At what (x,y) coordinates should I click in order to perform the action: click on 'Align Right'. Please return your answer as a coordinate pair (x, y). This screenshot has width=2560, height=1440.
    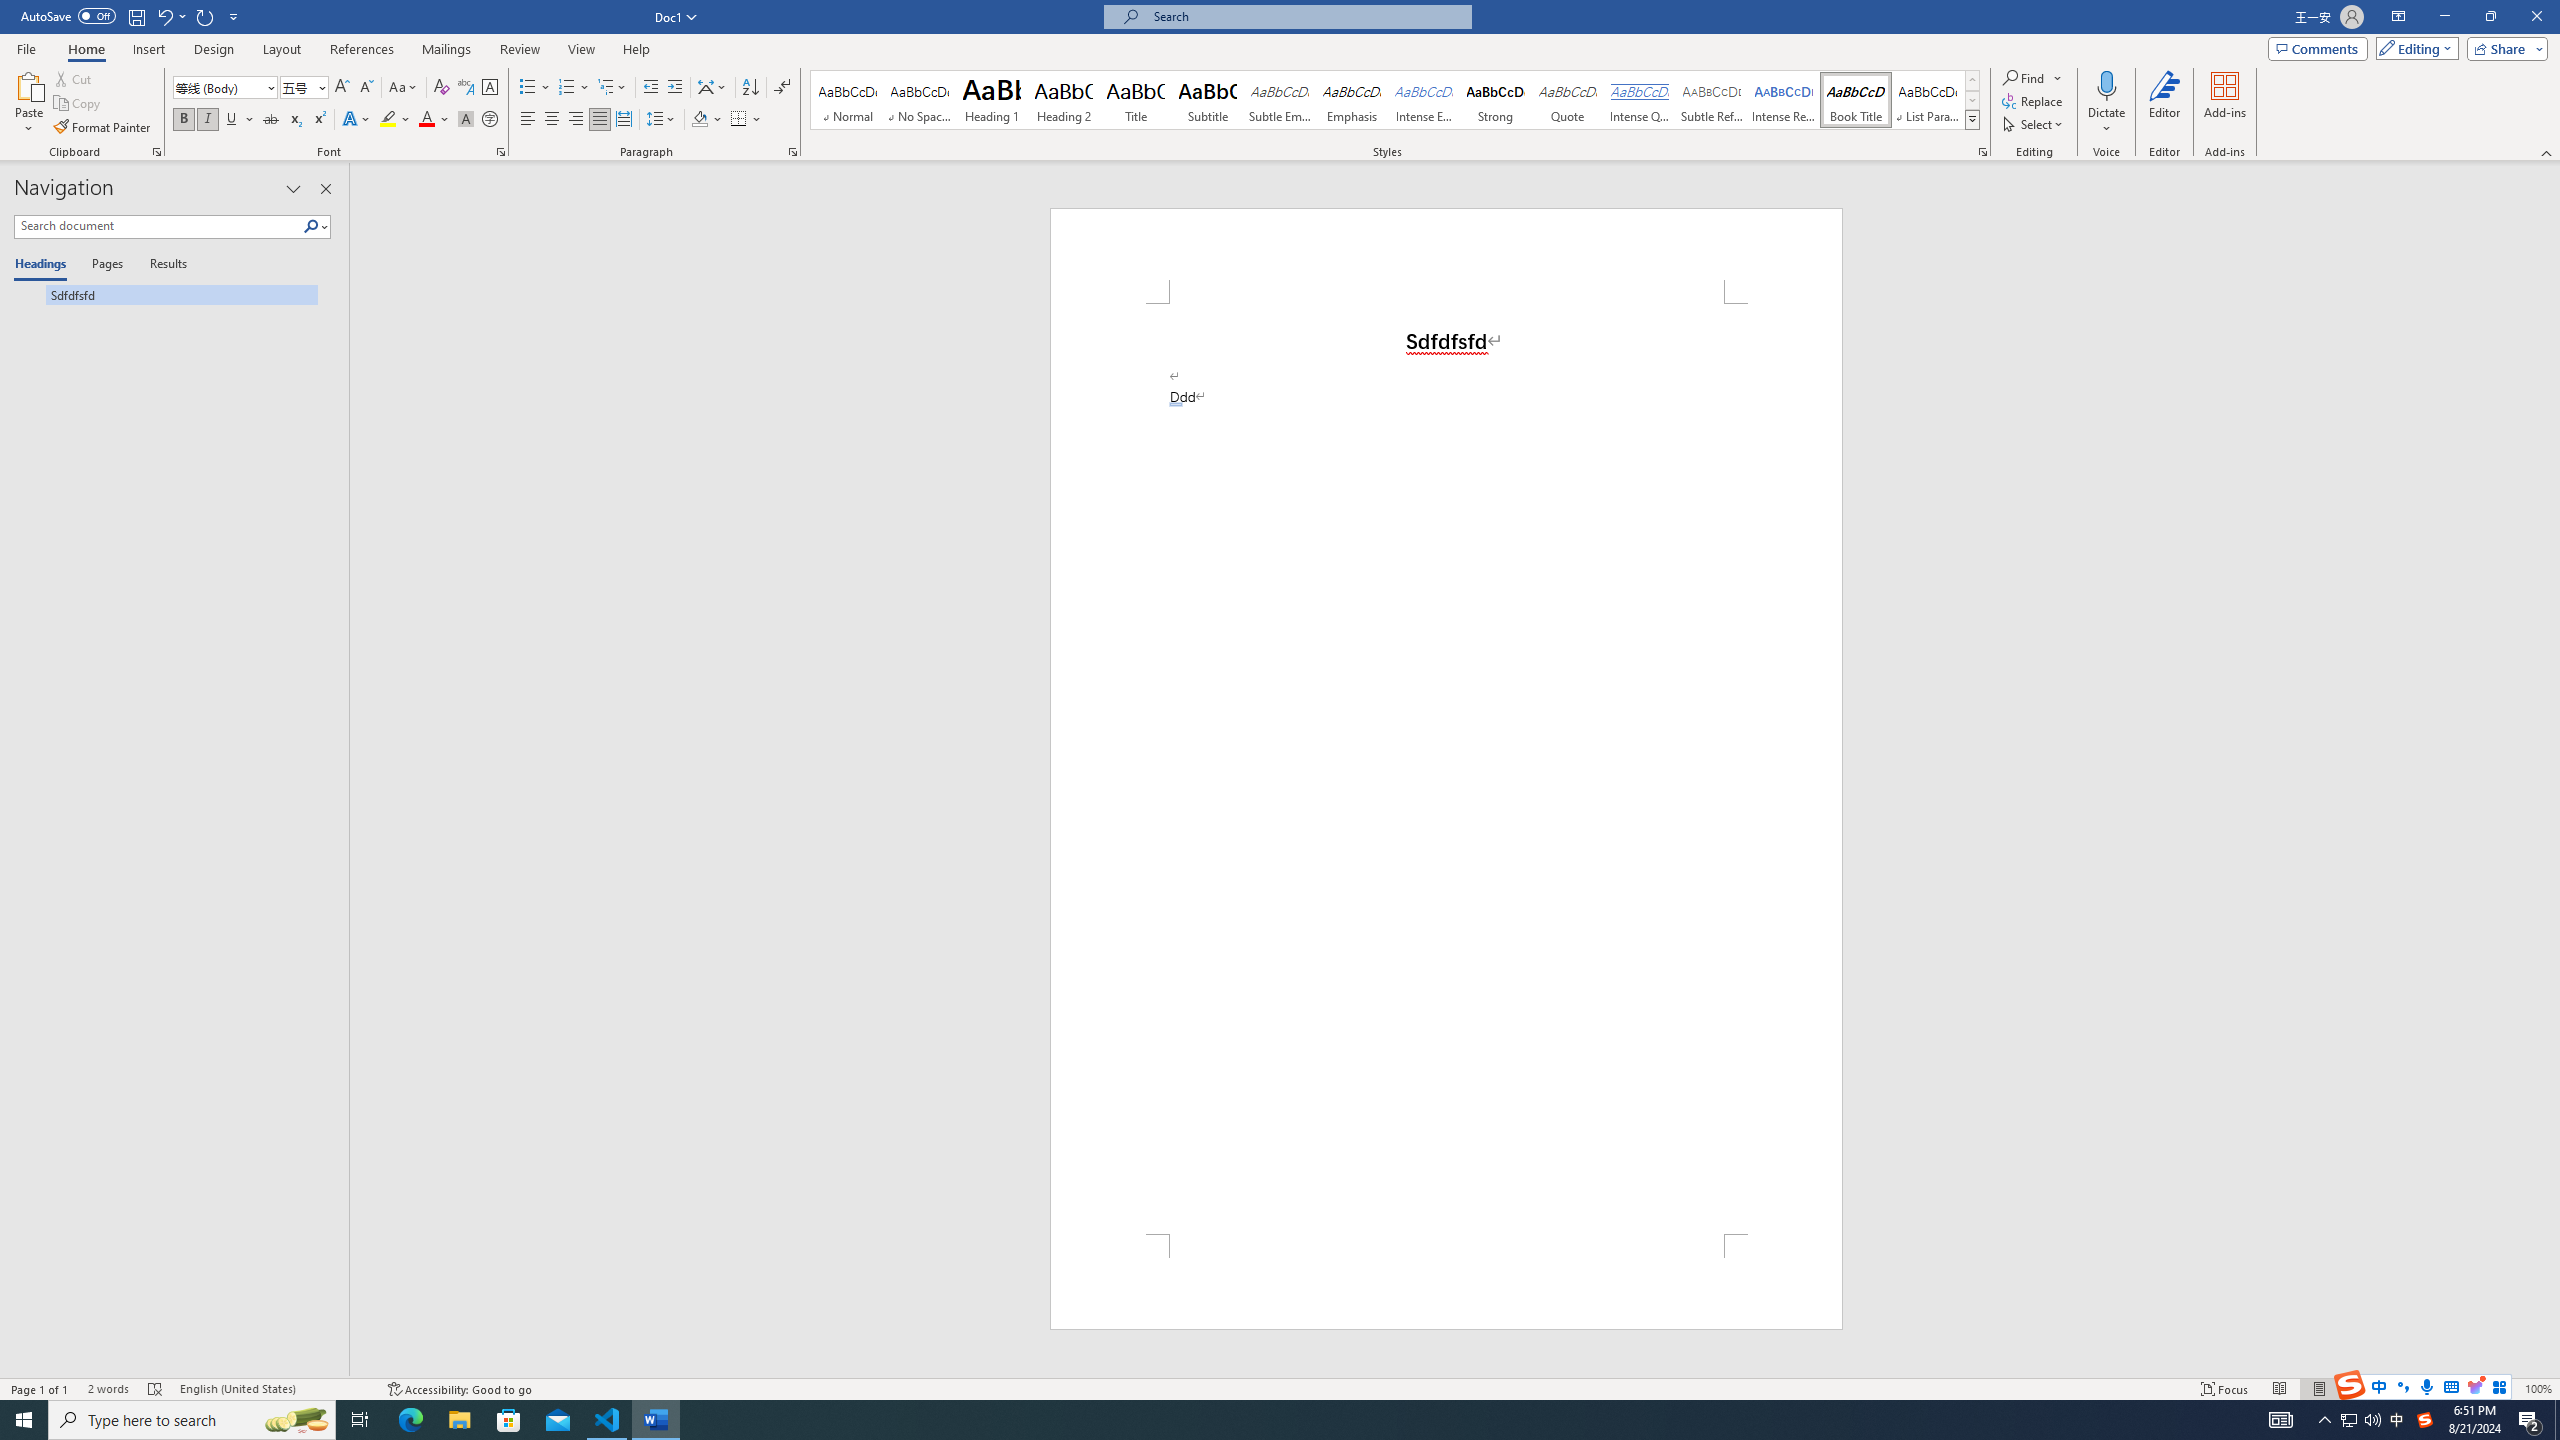
    Looking at the image, I should click on (575, 118).